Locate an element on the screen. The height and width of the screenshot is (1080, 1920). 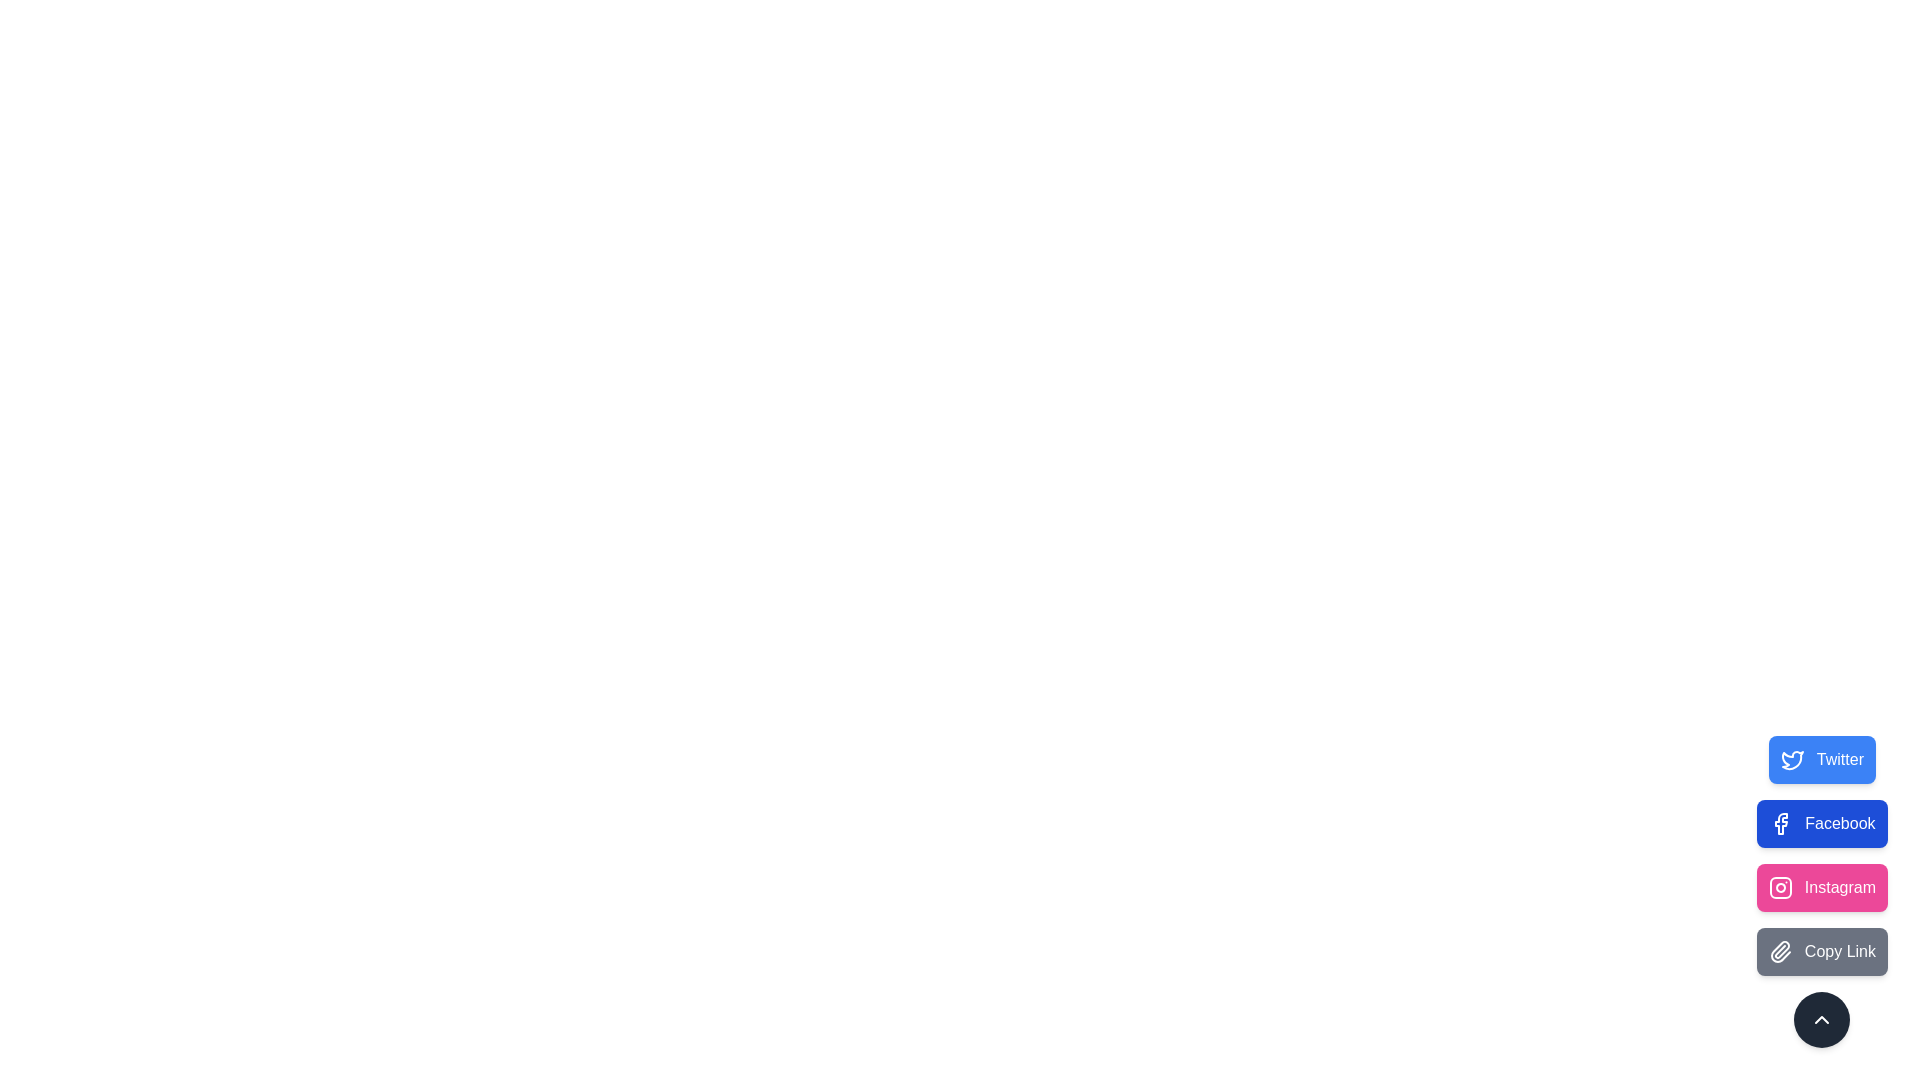
the Copy Link button to observe visual feedback is located at coordinates (1822, 951).